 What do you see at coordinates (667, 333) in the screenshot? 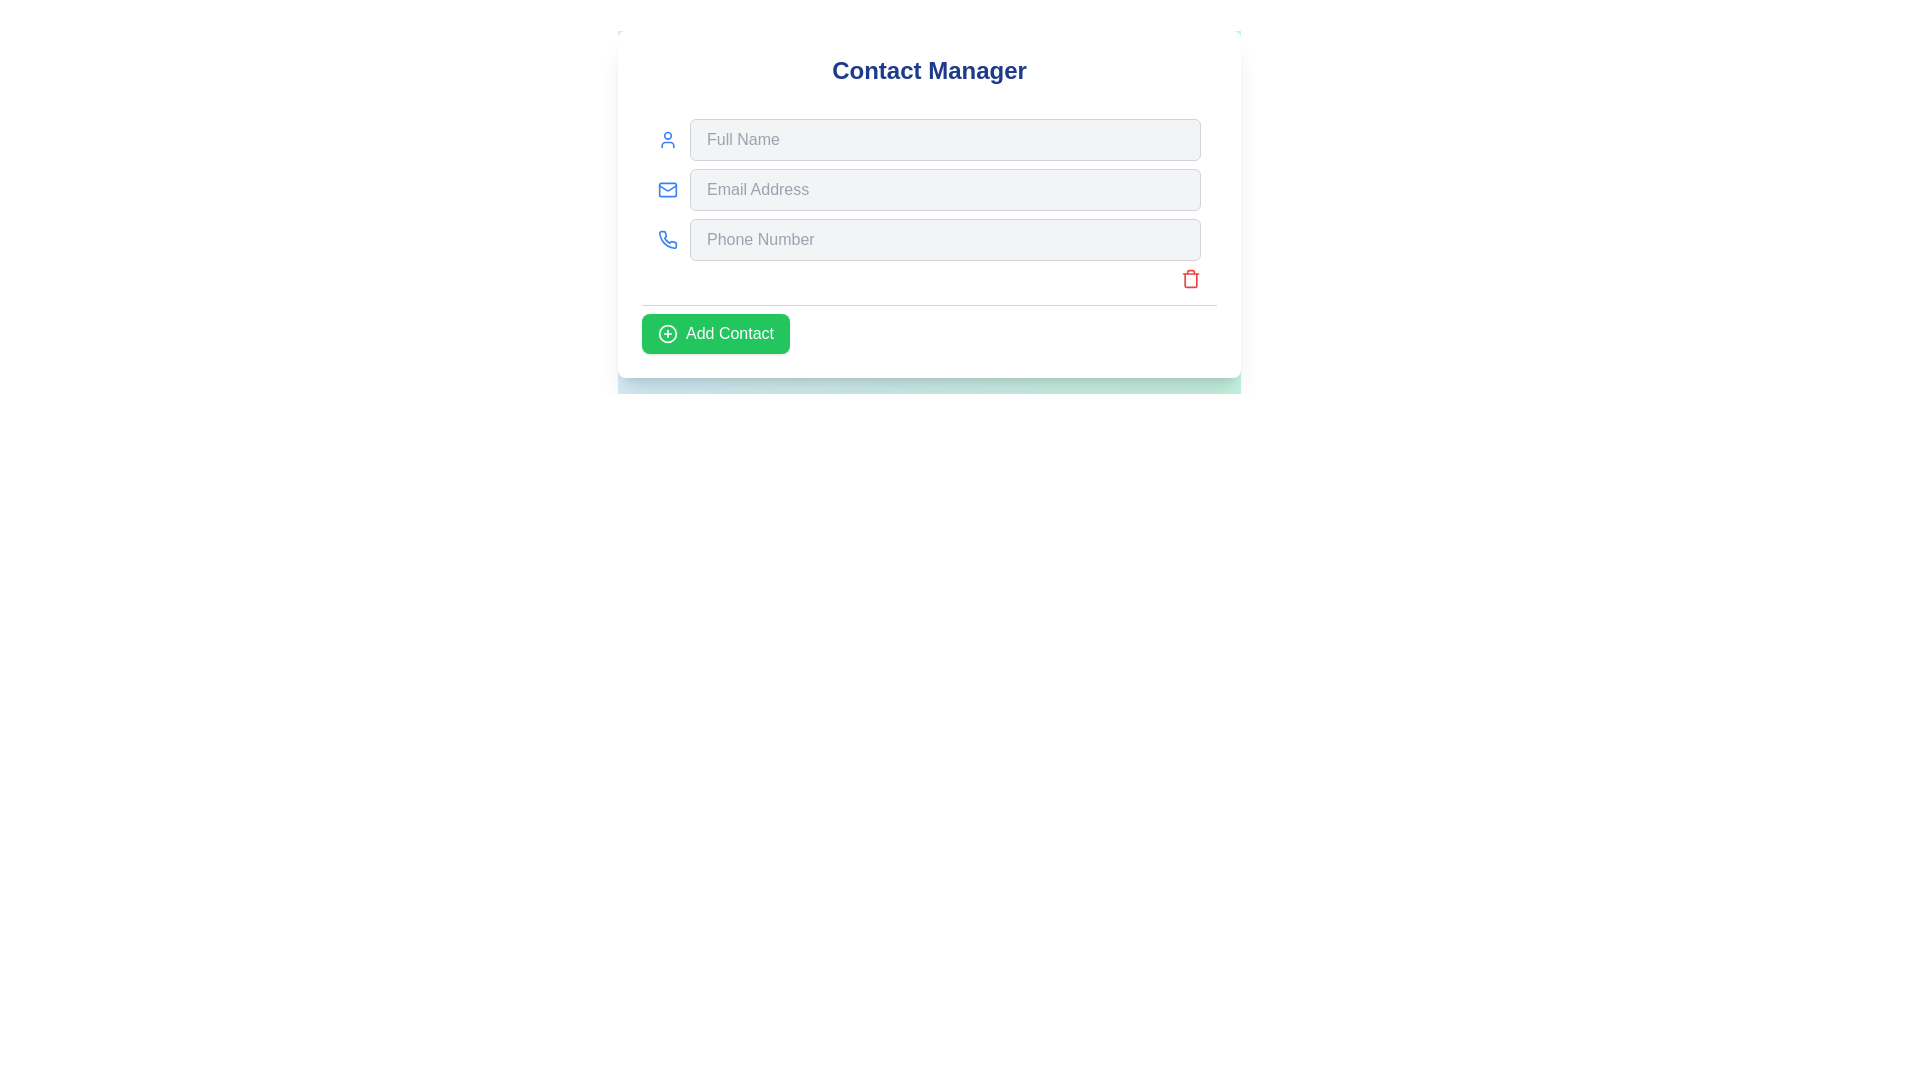
I see `the circular green icon with a centered plus (+) sign, located to the left of the 'Add Contact' button at the bottom-left of the form panel` at bounding box center [667, 333].